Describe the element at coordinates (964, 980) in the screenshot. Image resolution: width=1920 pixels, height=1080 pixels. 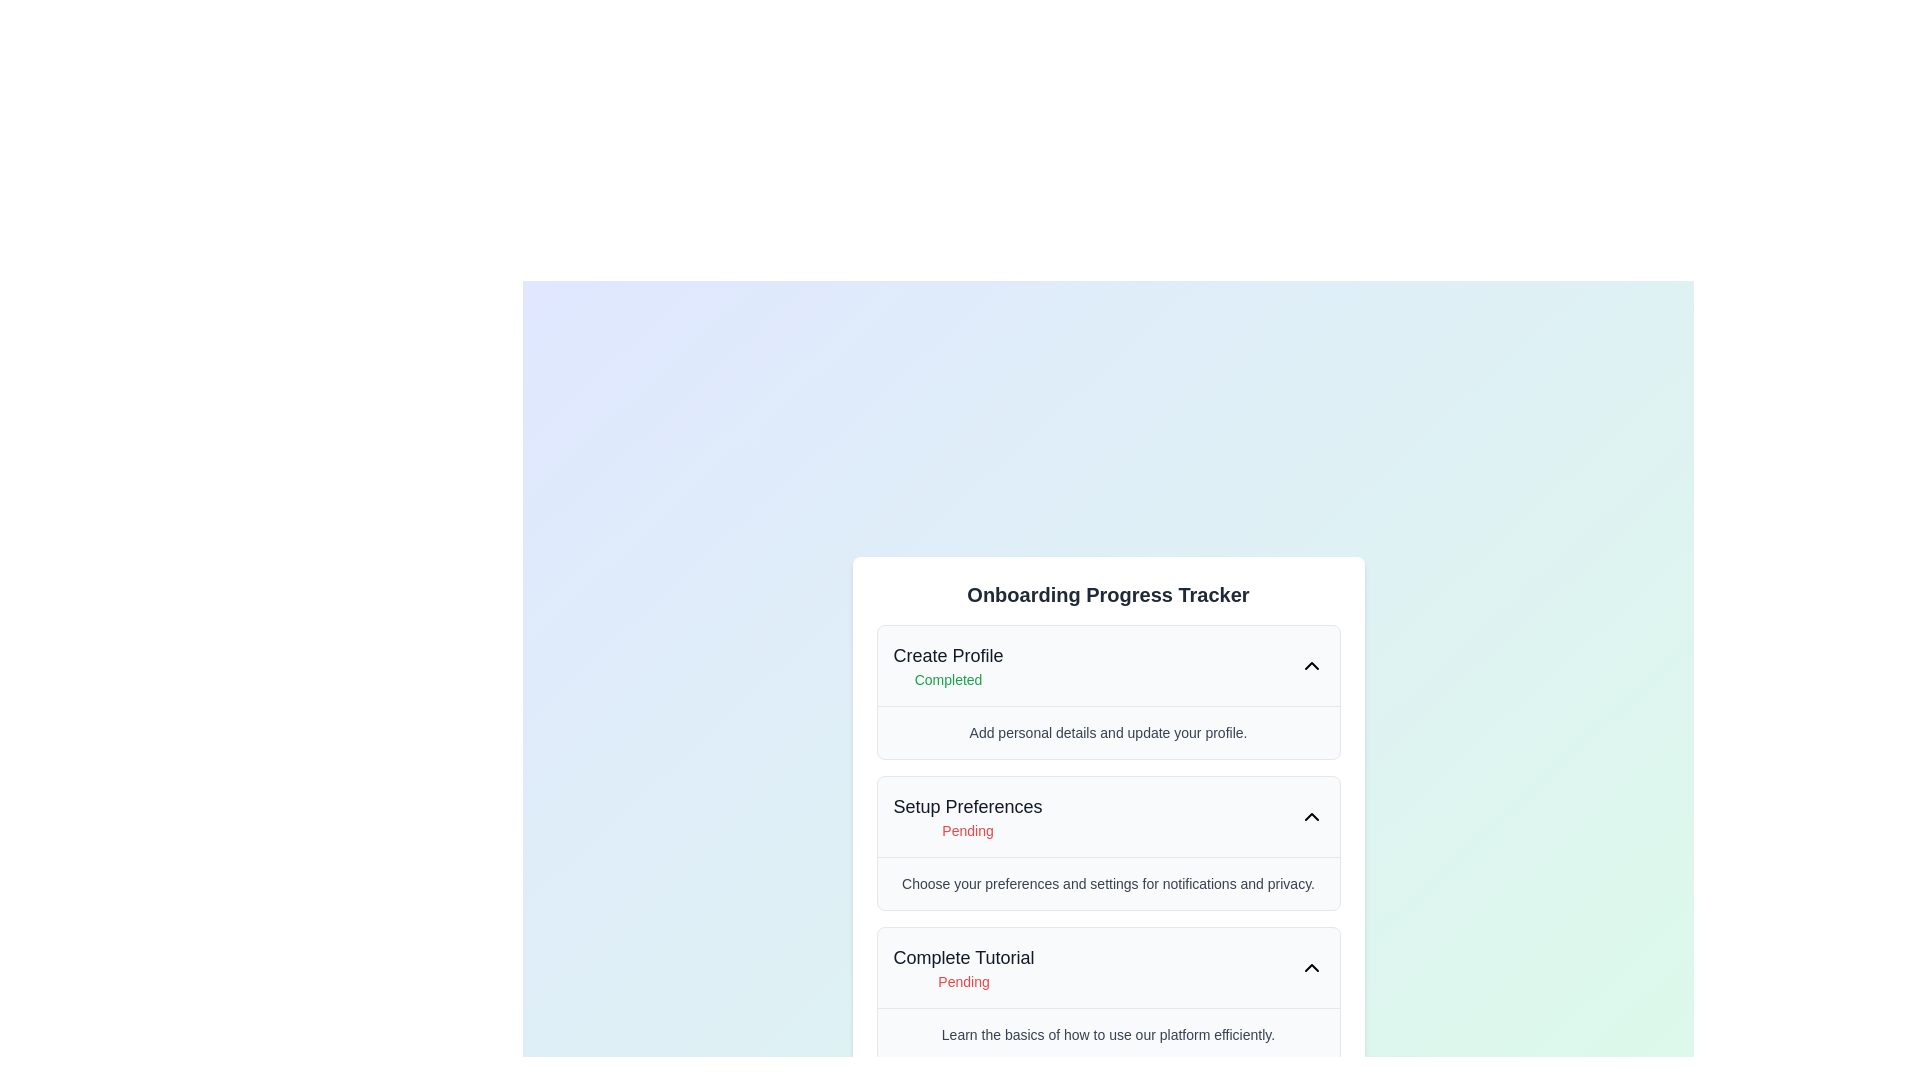
I see `the status indicator text label that denotes the 'Complete Tutorial' task is not yet completed, located in the 'Onboarding Progress Tracker' interface` at that location.